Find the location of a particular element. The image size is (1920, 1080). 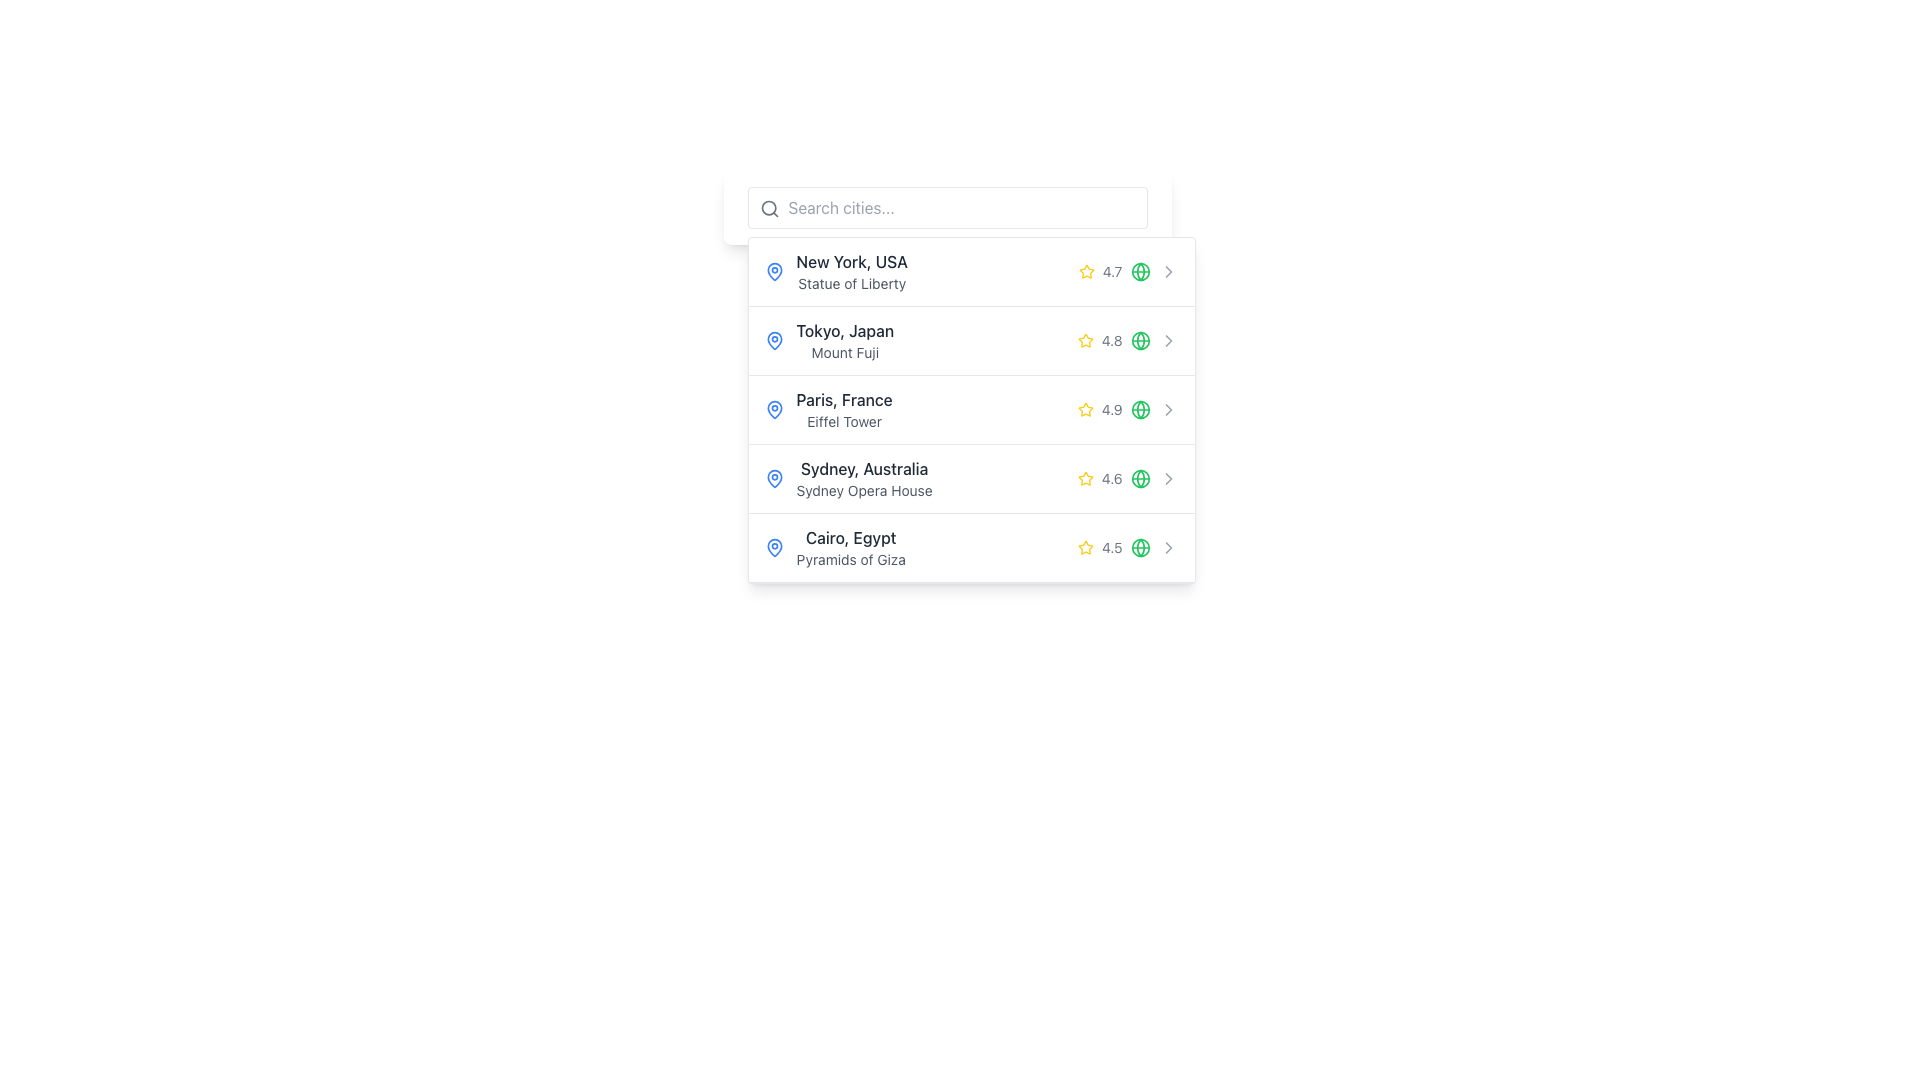

assistive tools is located at coordinates (845, 330).